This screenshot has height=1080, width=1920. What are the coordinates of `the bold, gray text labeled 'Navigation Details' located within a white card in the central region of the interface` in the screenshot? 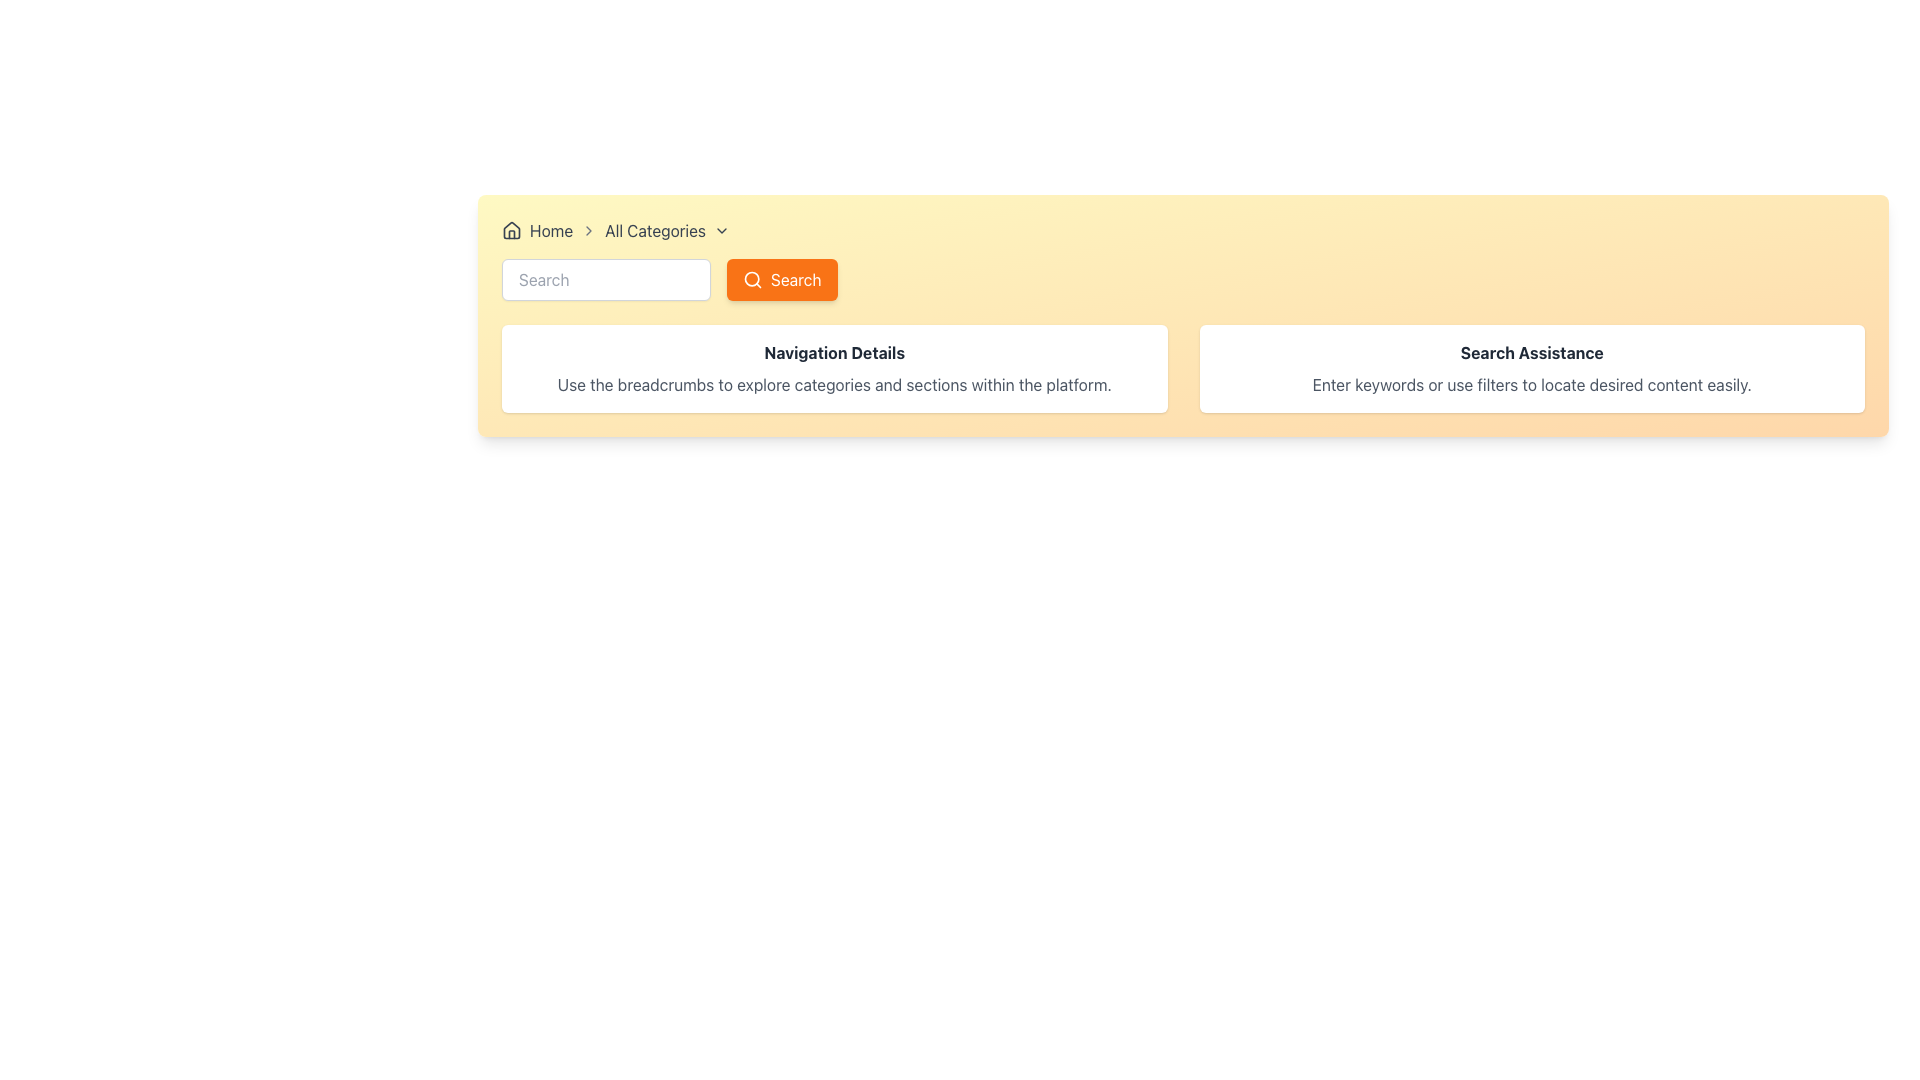 It's located at (834, 352).